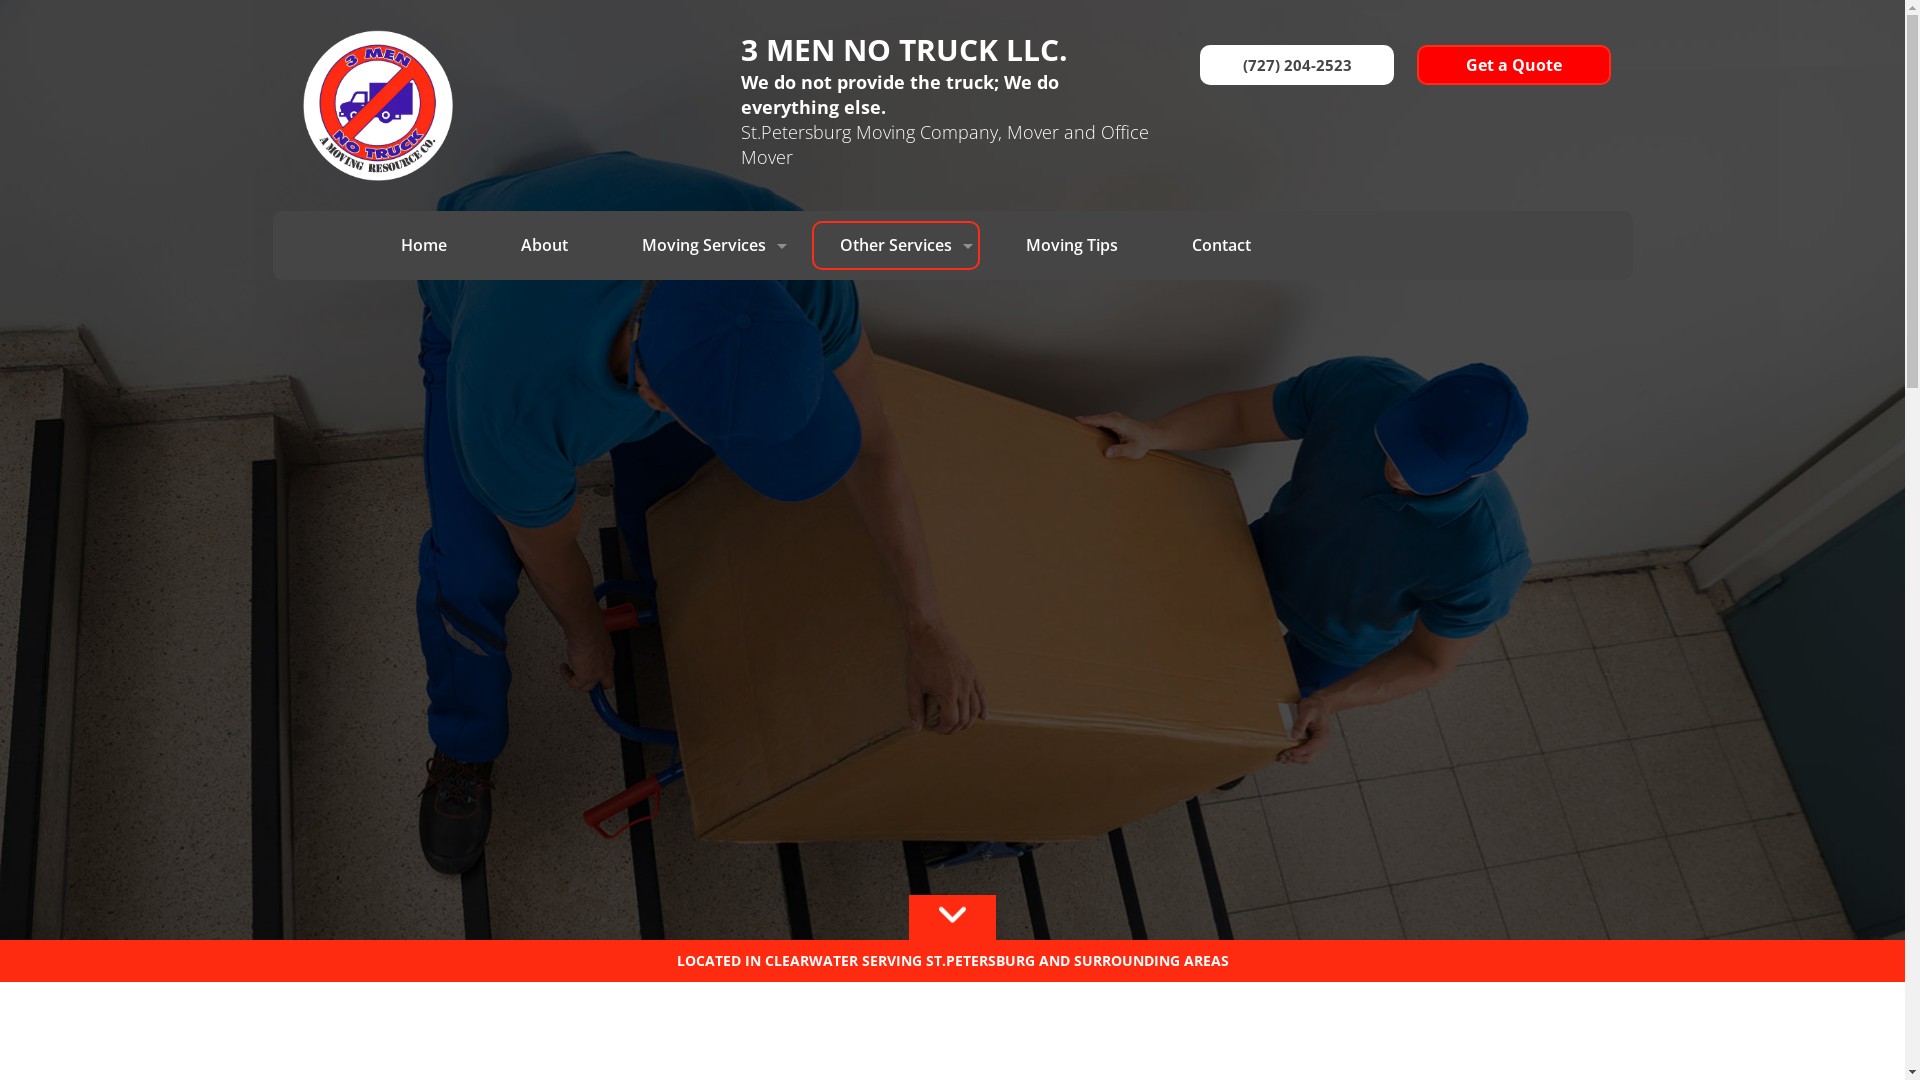 The image size is (1920, 1080). I want to click on 'Commercial Movers', so click(704, 329).